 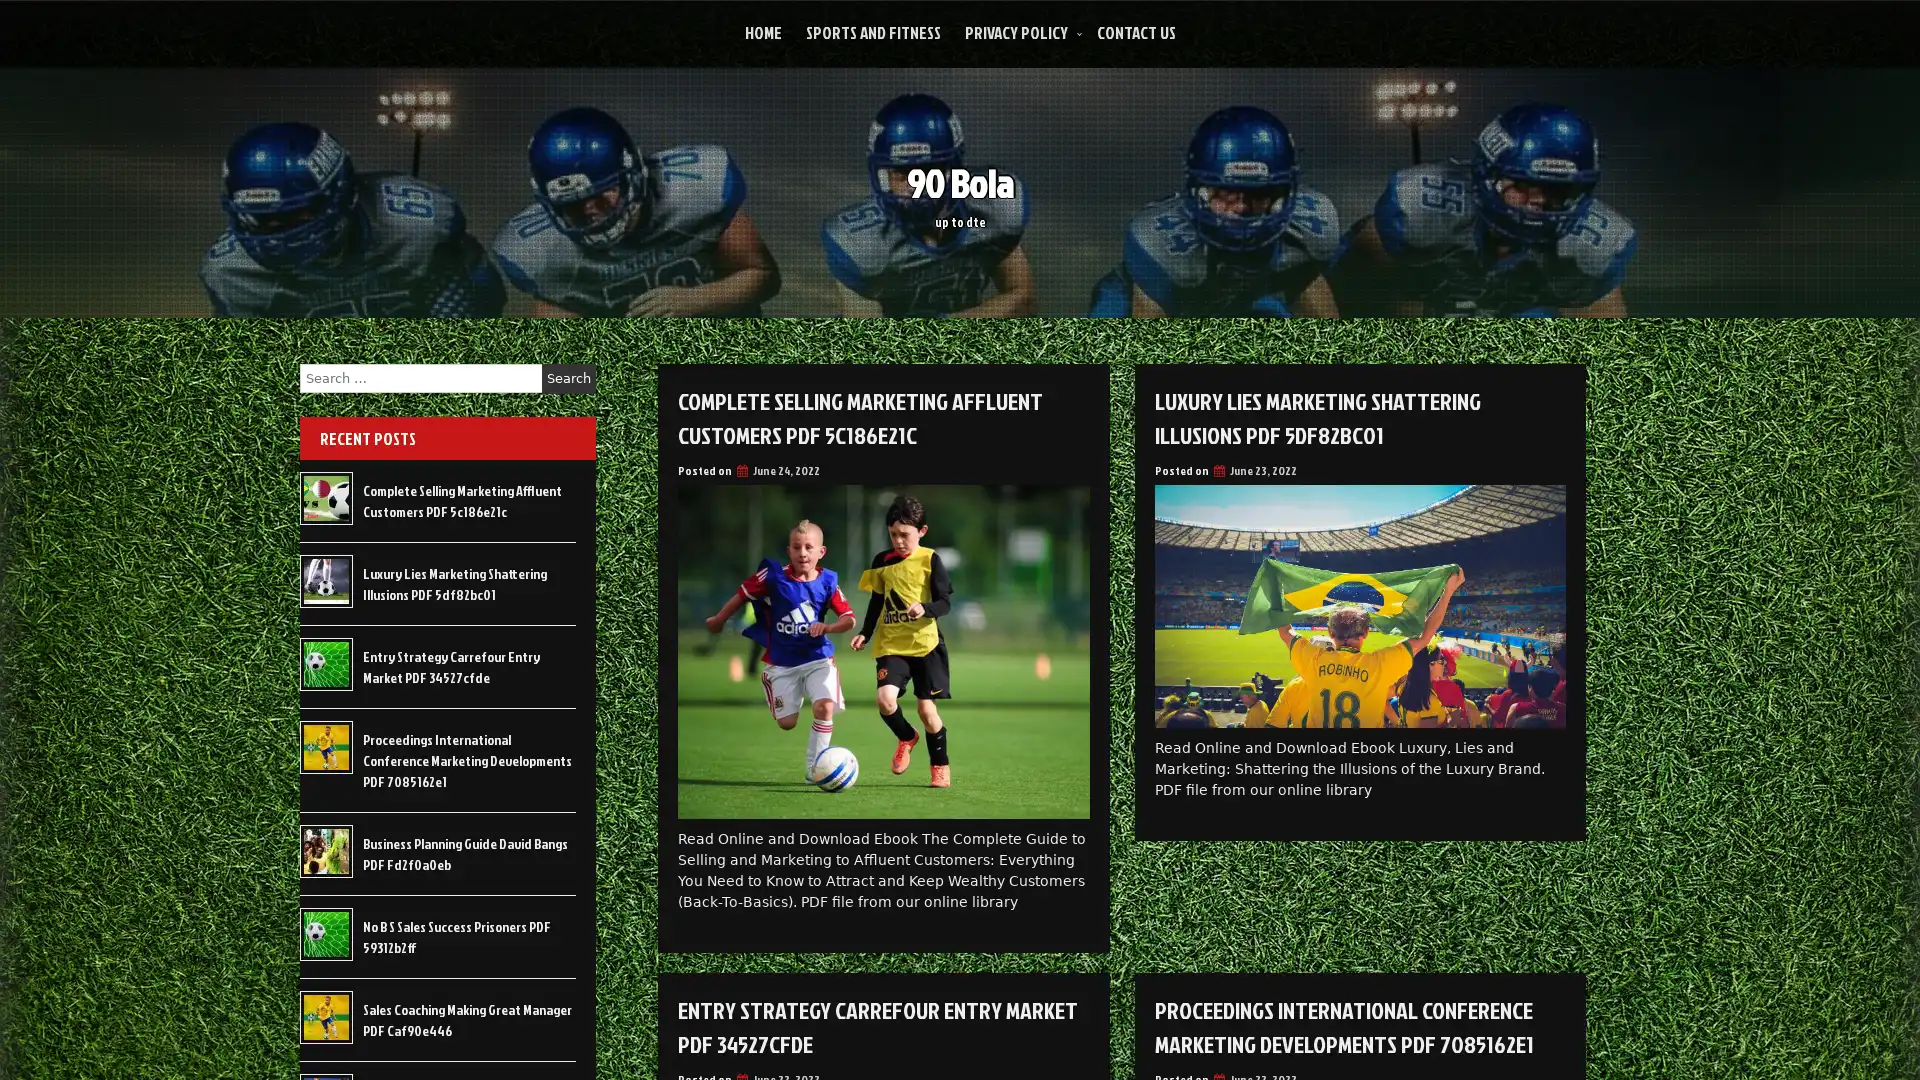 What do you see at coordinates (568, 378) in the screenshot?
I see `Search` at bounding box center [568, 378].